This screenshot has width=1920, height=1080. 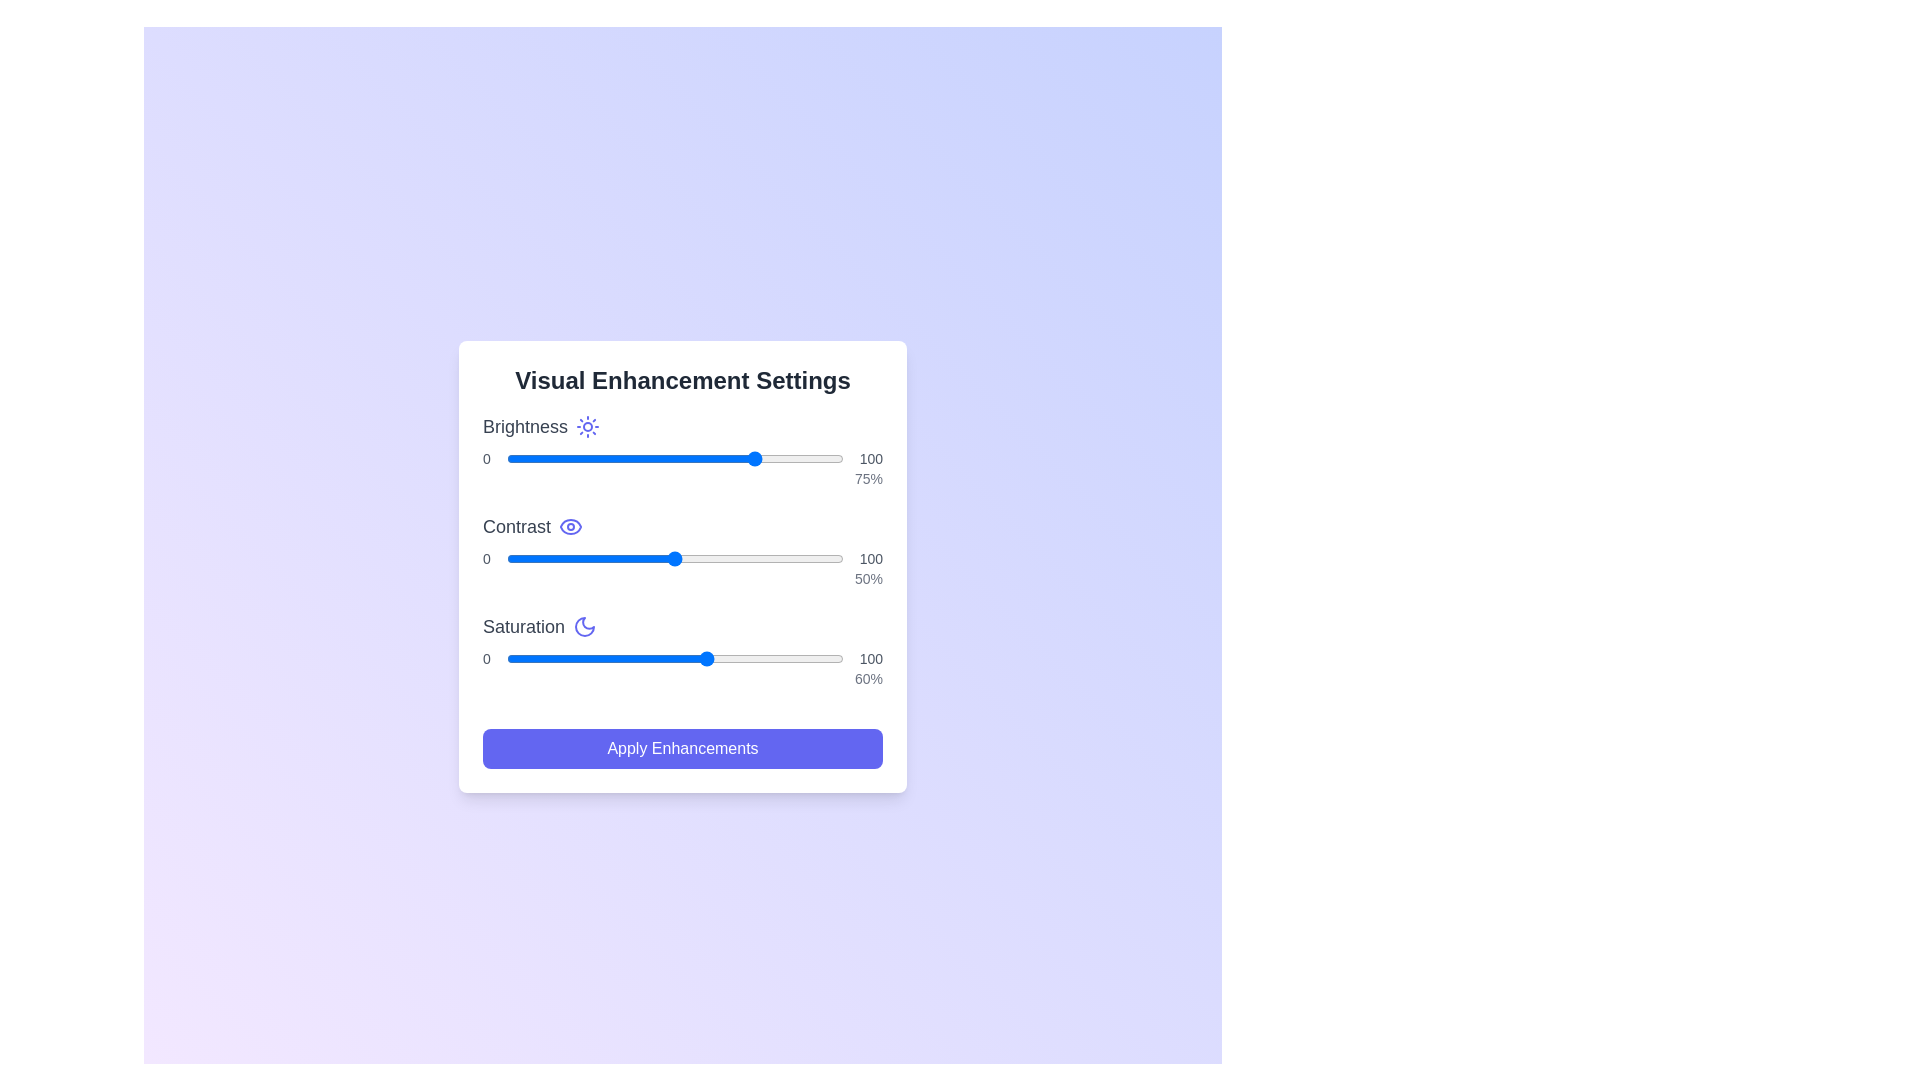 What do you see at coordinates (682, 748) in the screenshot?
I see `the 'Apply Enhancements' button` at bounding box center [682, 748].